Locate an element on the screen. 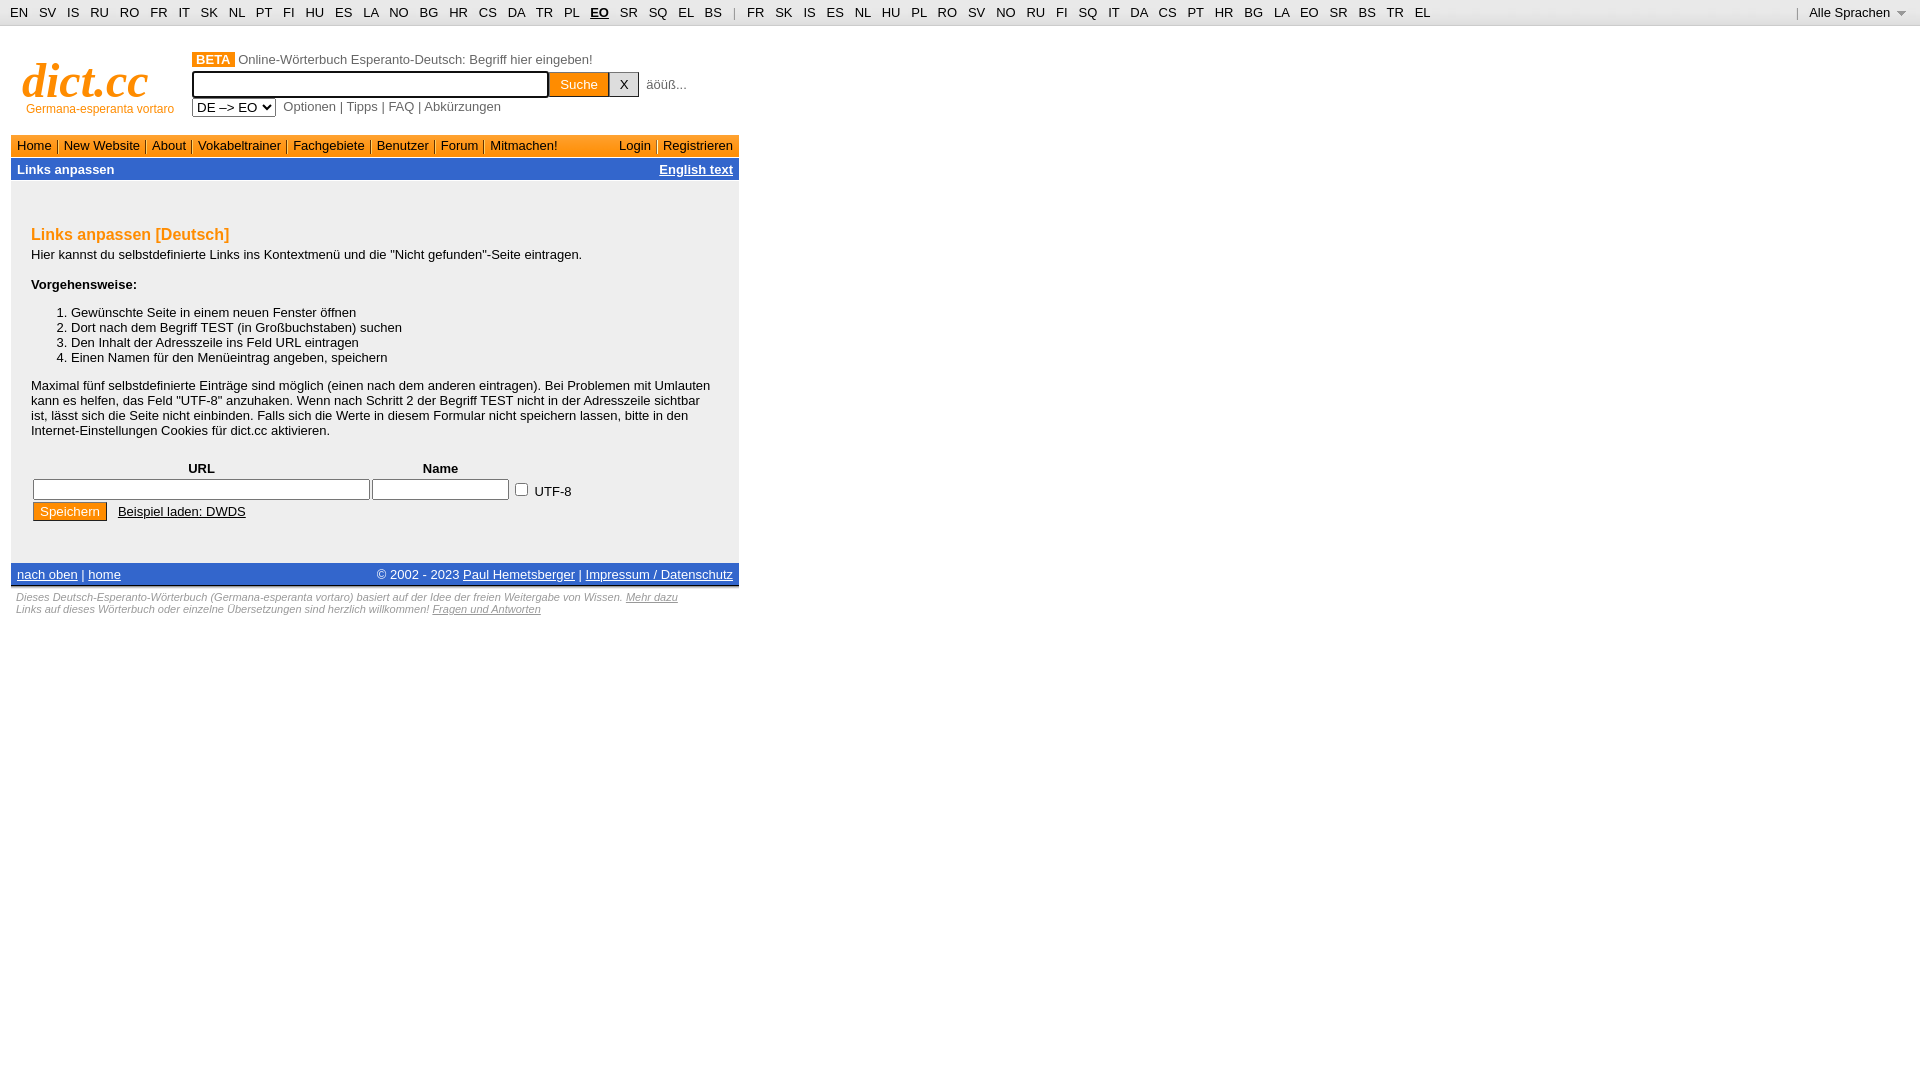 The image size is (1920, 1080). 'SQ' is located at coordinates (658, 12).